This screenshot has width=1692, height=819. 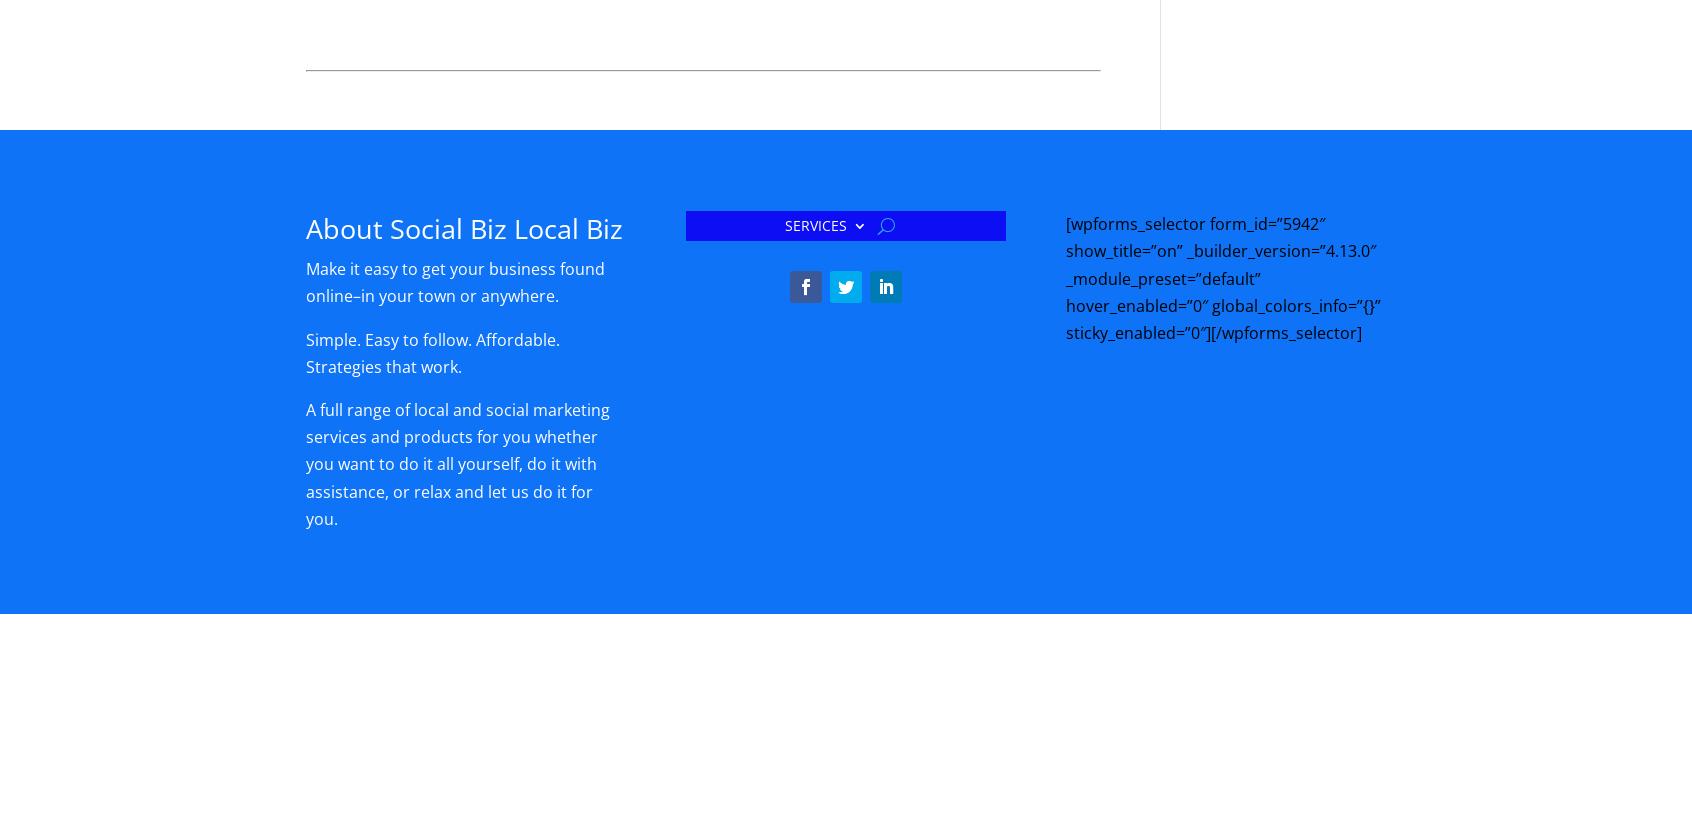 I want to click on 'A full range of local and social marketing services and products for you whether you want to do it all yourself, do it with assistance, or relax and let us do it for you.', so click(x=457, y=463).